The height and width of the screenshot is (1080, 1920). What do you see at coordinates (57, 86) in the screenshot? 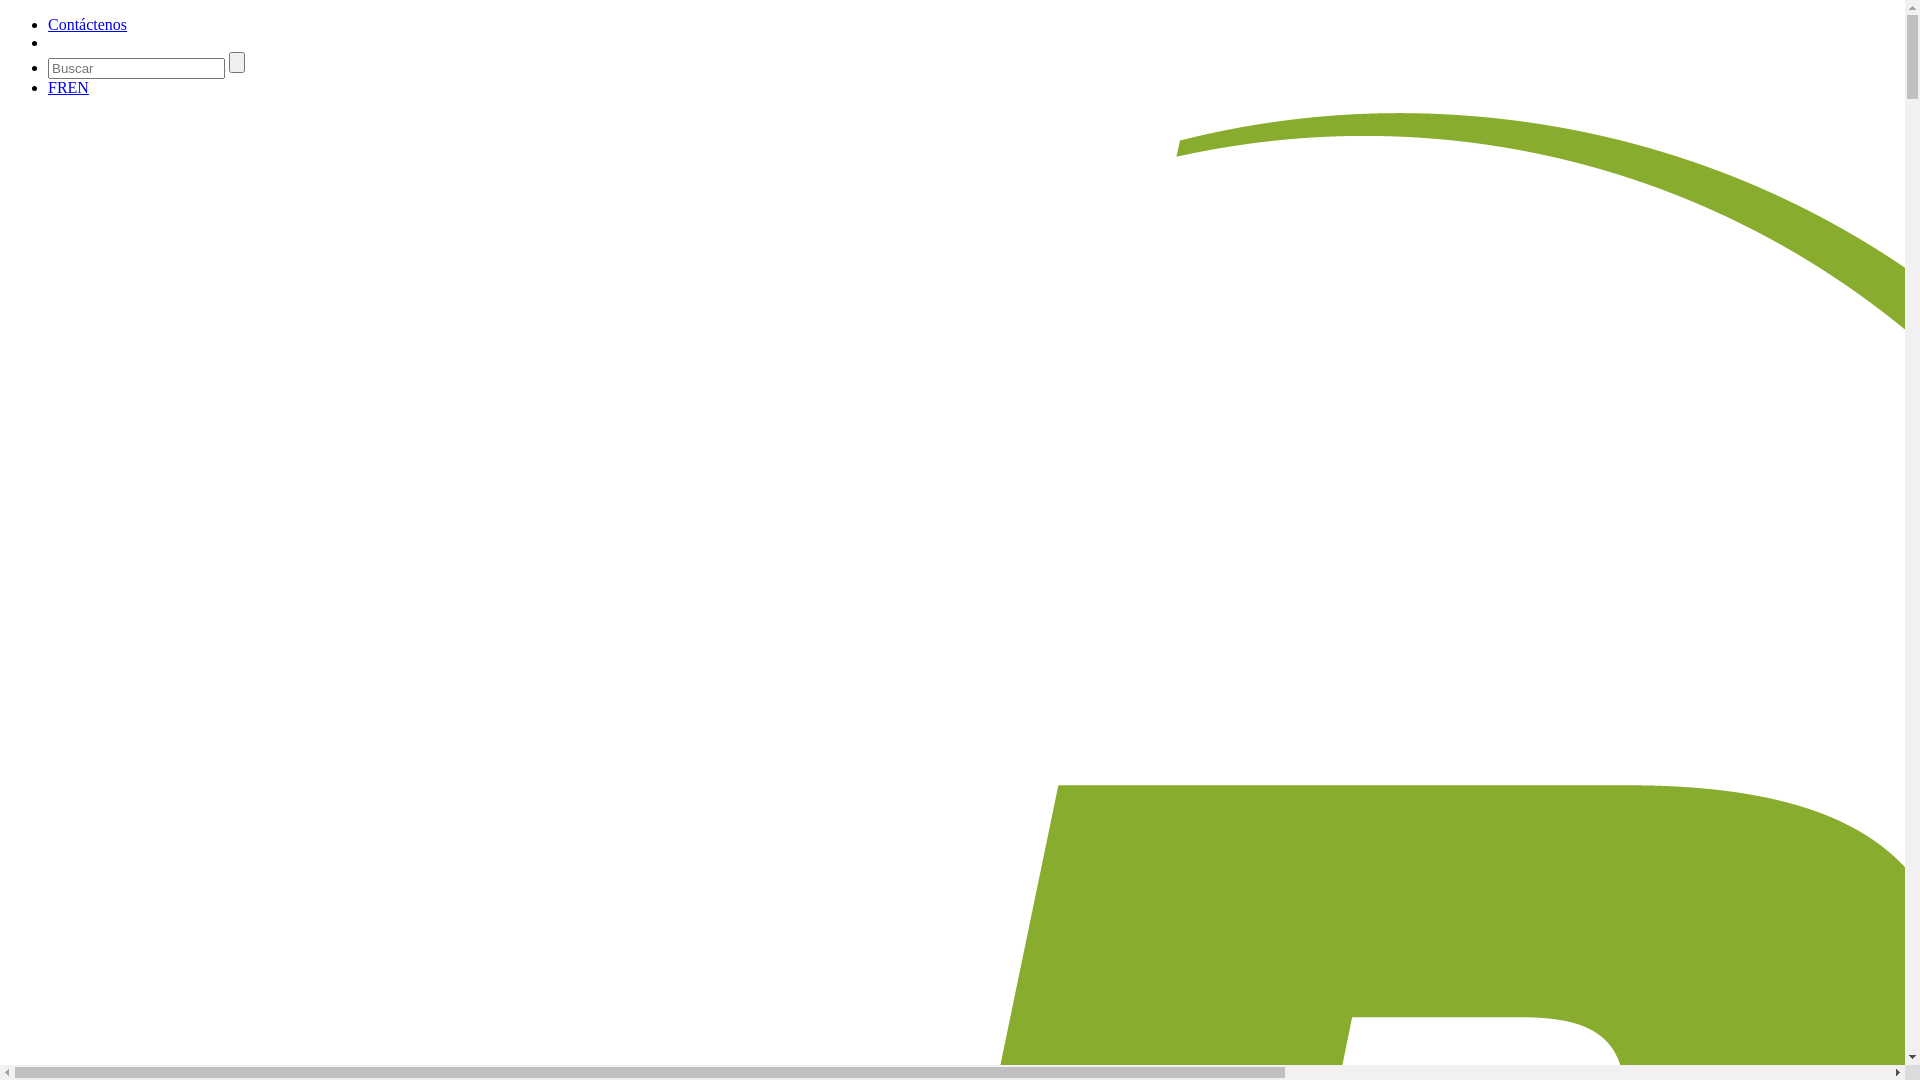
I see `'FR'` at bounding box center [57, 86].